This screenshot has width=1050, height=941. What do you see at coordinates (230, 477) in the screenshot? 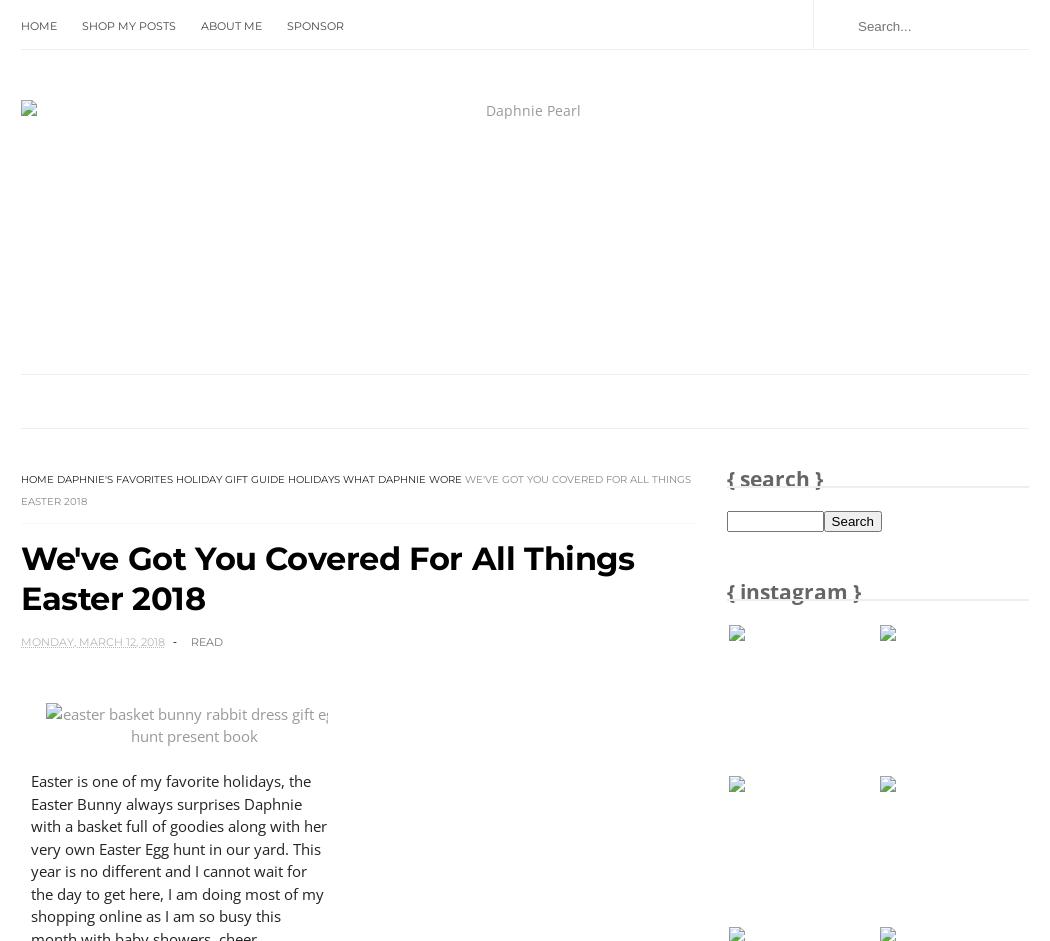
I see `'Holiday Gift Guide'` at bounding box center [230, 477].